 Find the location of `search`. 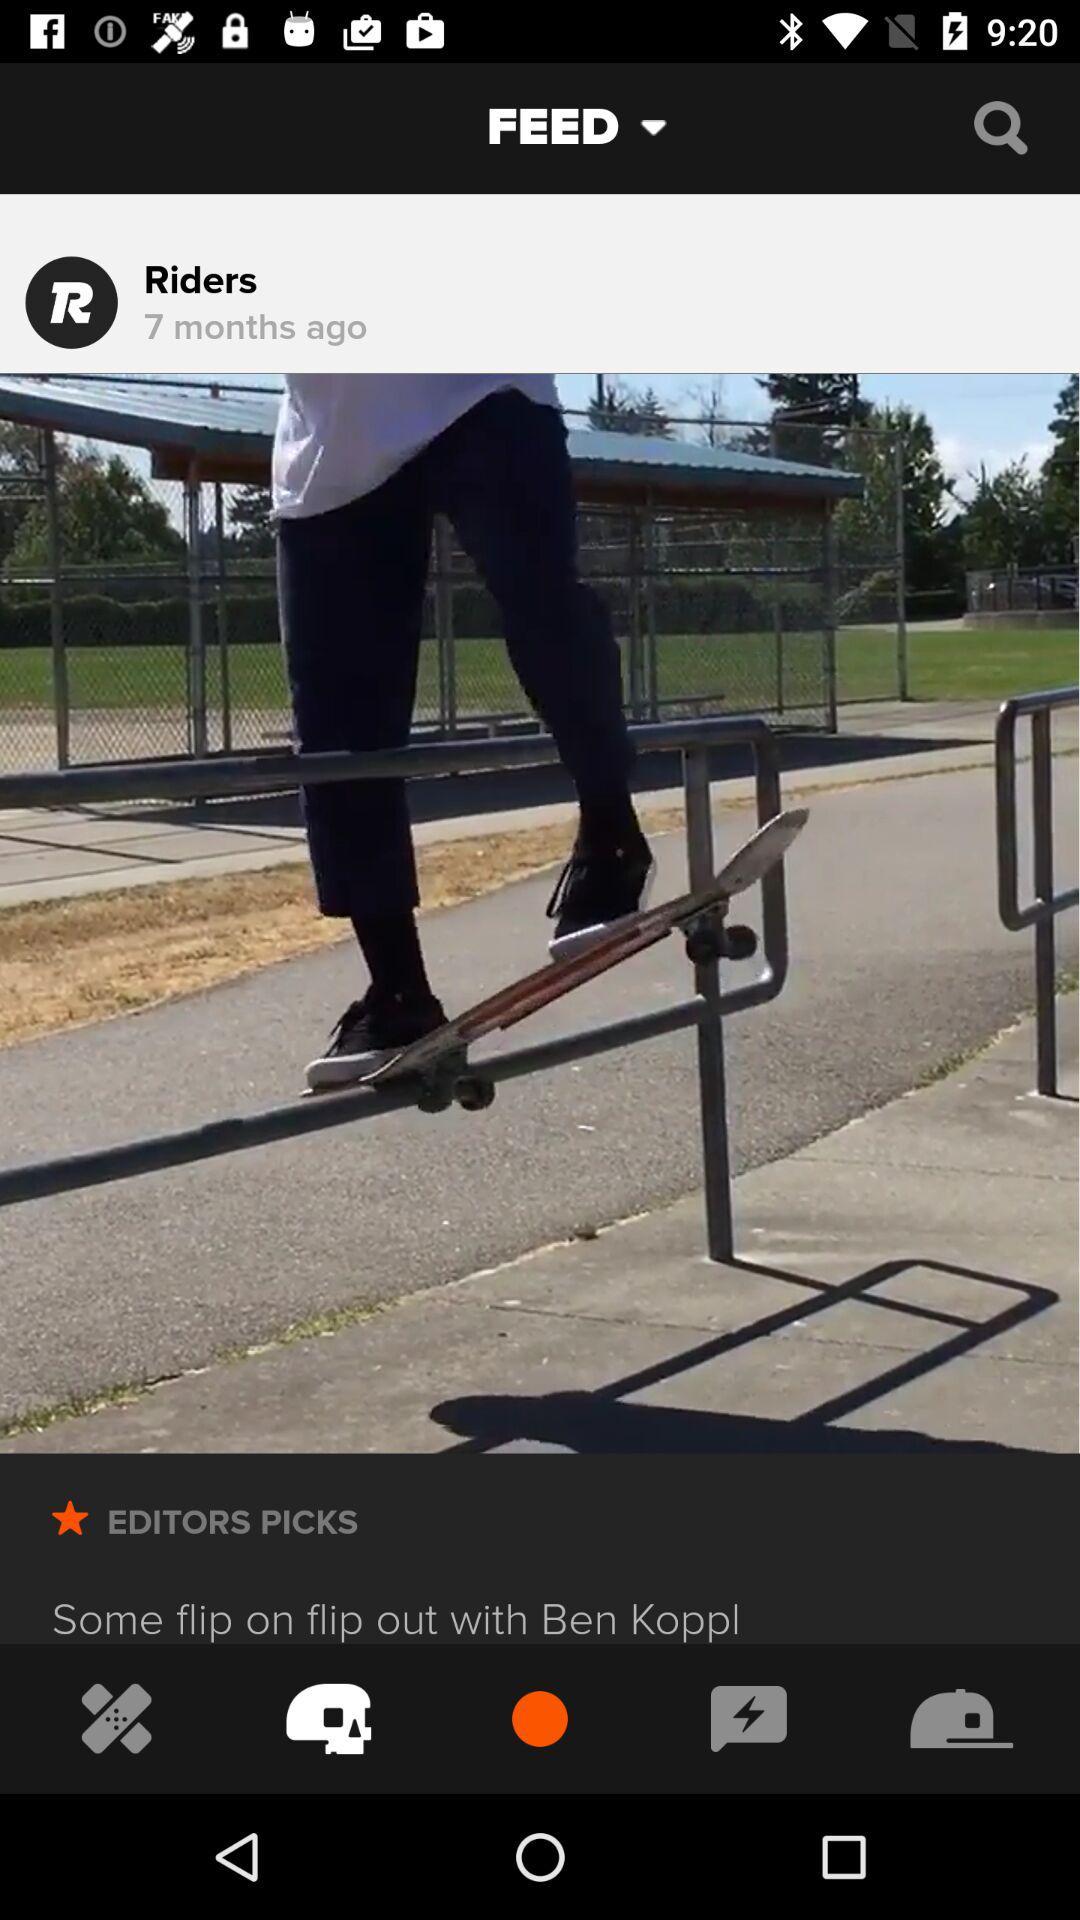

search is located at coordinates (1000, 126).